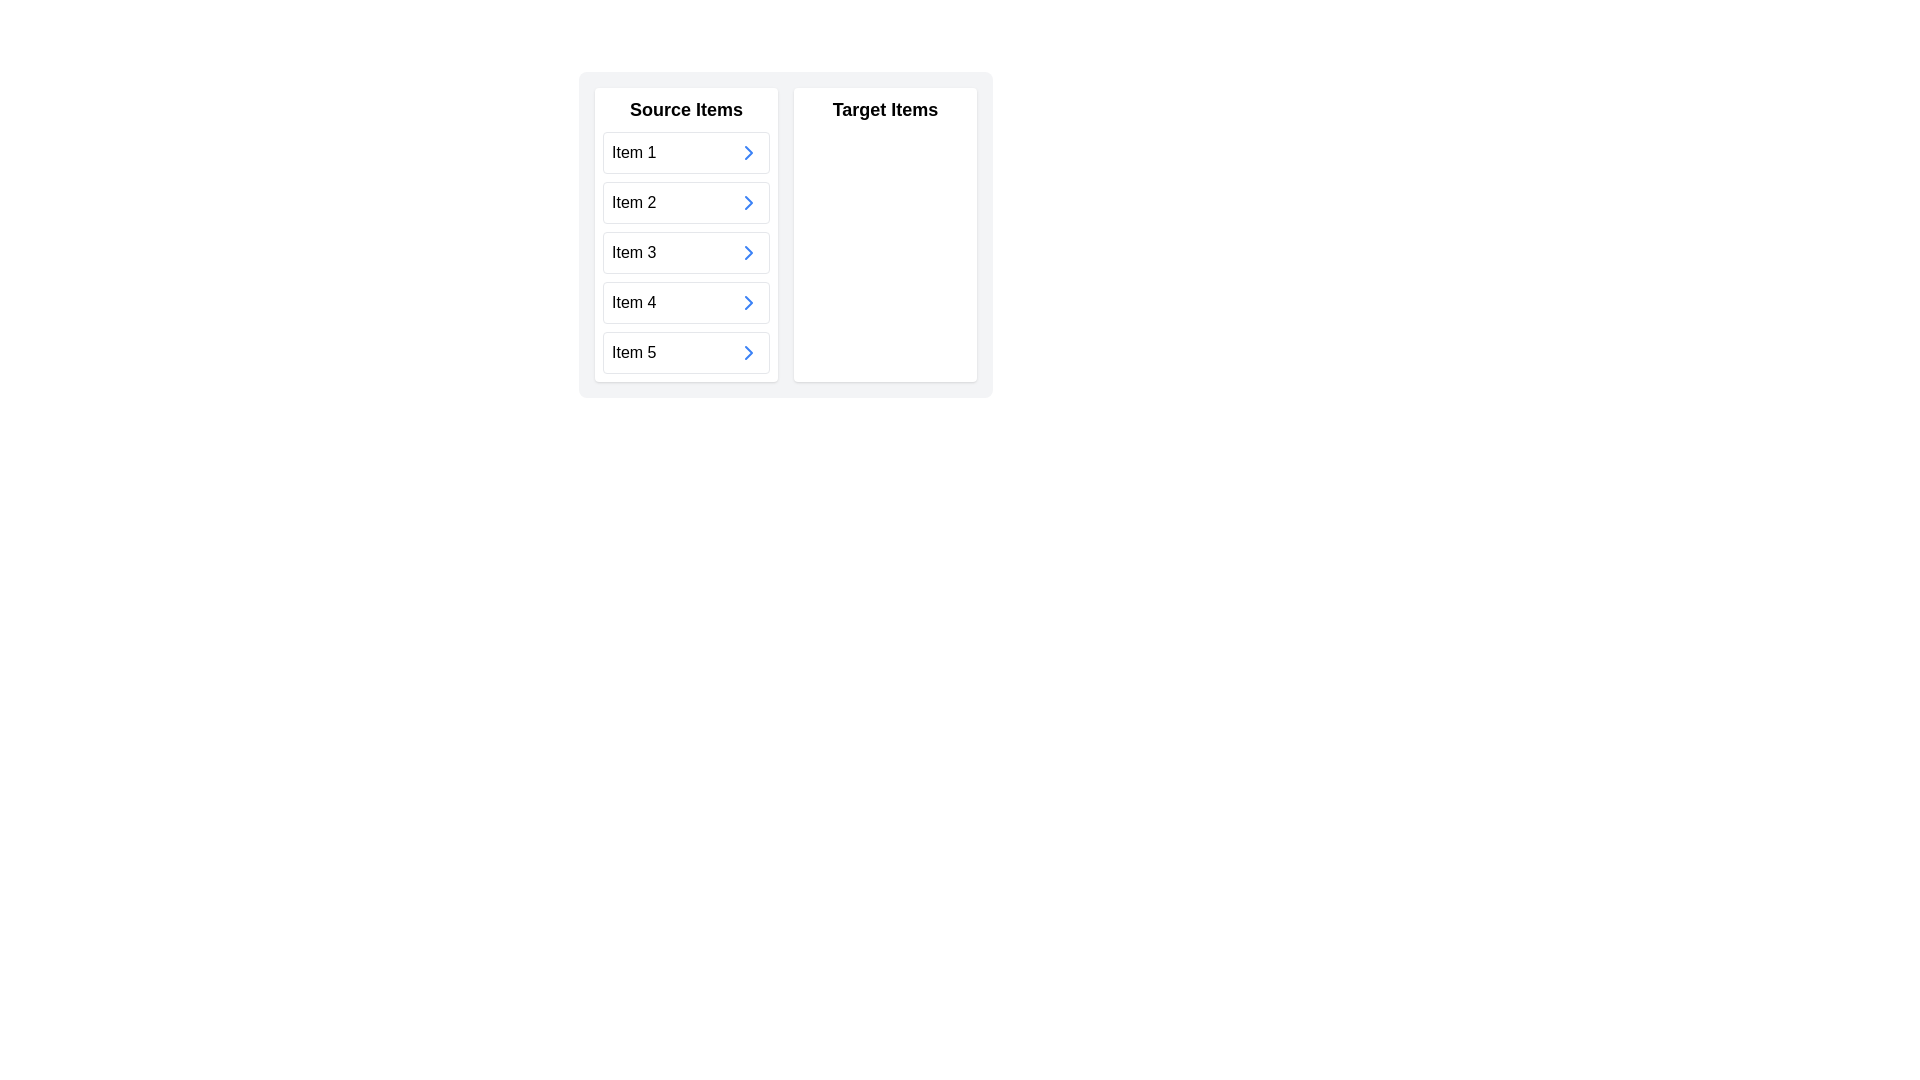 The height and width of the screenshot is (1080, 1920). I want to click on the blue rightward chevron icon located adjacent to the text 'Item 2', so click(747, 203).